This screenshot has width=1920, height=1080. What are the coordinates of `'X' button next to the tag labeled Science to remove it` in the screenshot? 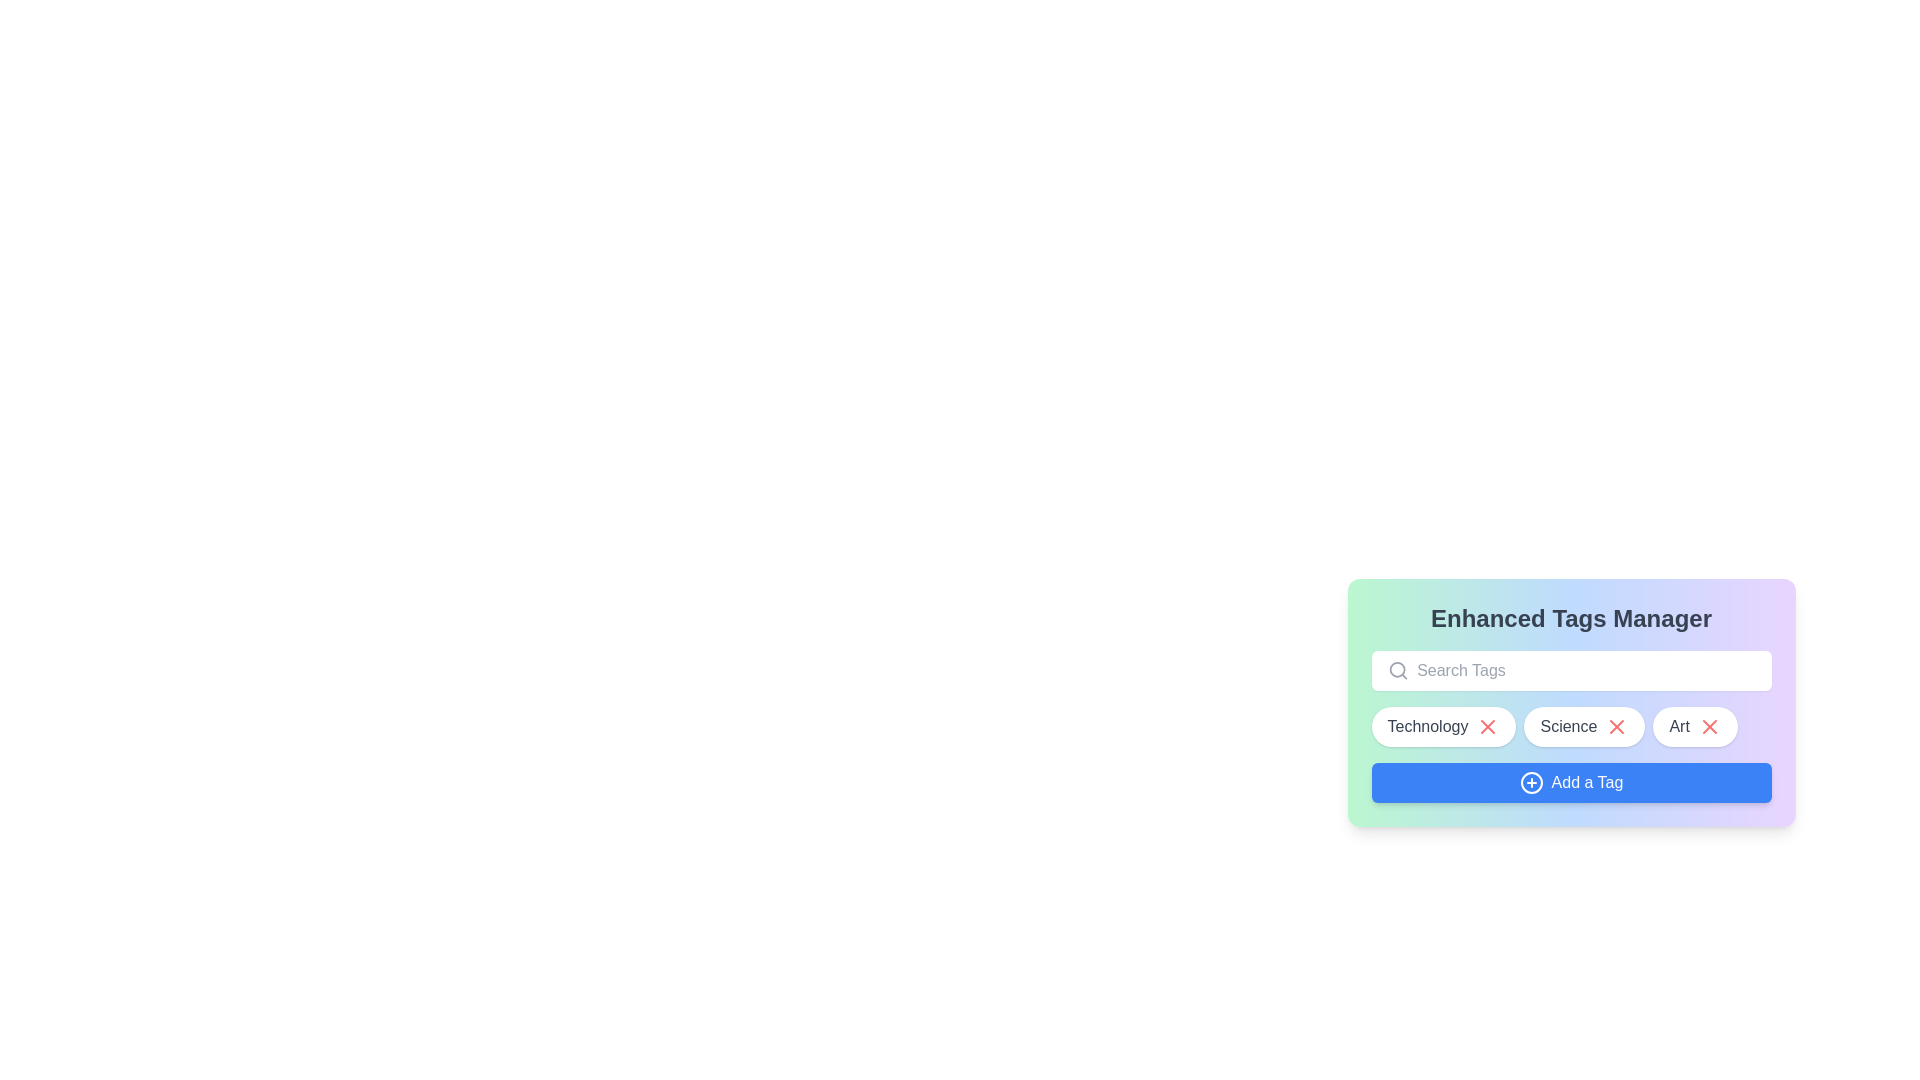 It's located at (1617, 726).